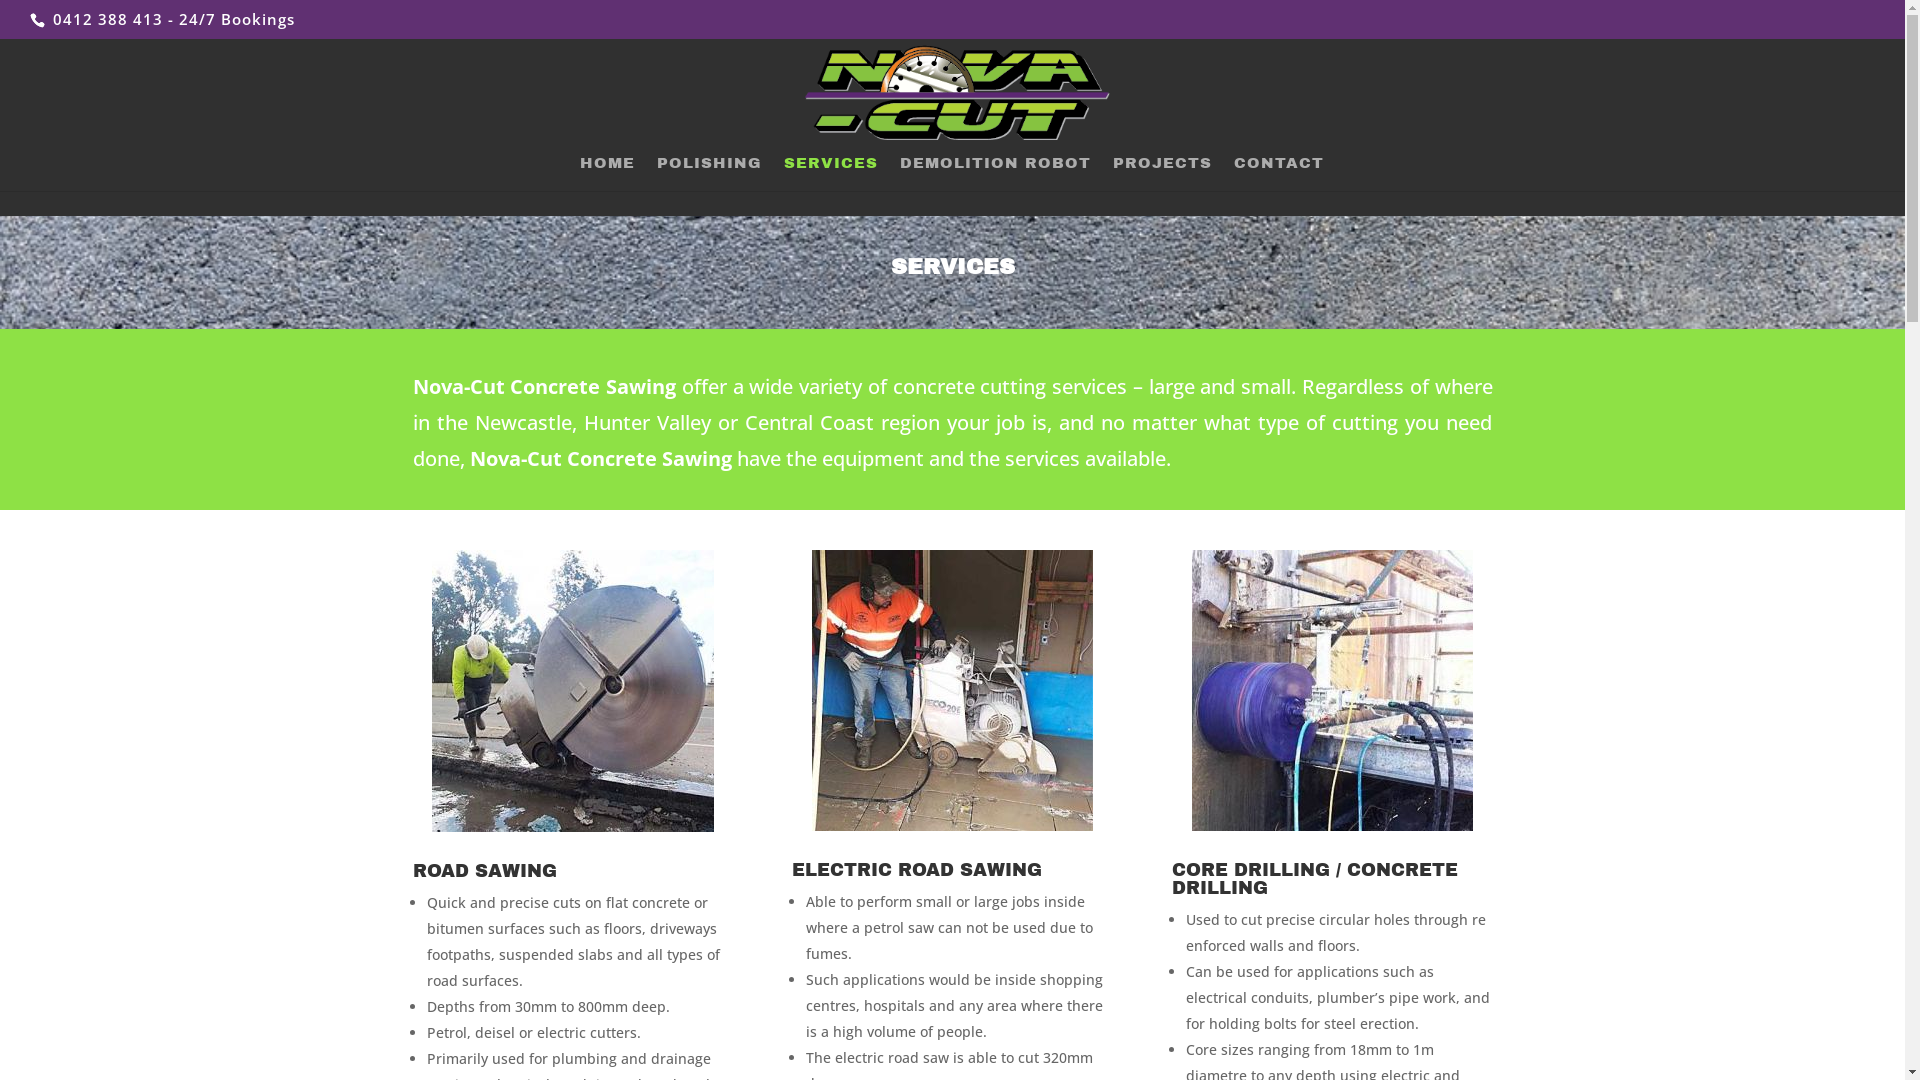 The width and height of the screenshot is (1920, 1080). What do you see at coordinates (606, 172) in the screenshot?
I see `'HOME'` at bounding box center [606, 172].